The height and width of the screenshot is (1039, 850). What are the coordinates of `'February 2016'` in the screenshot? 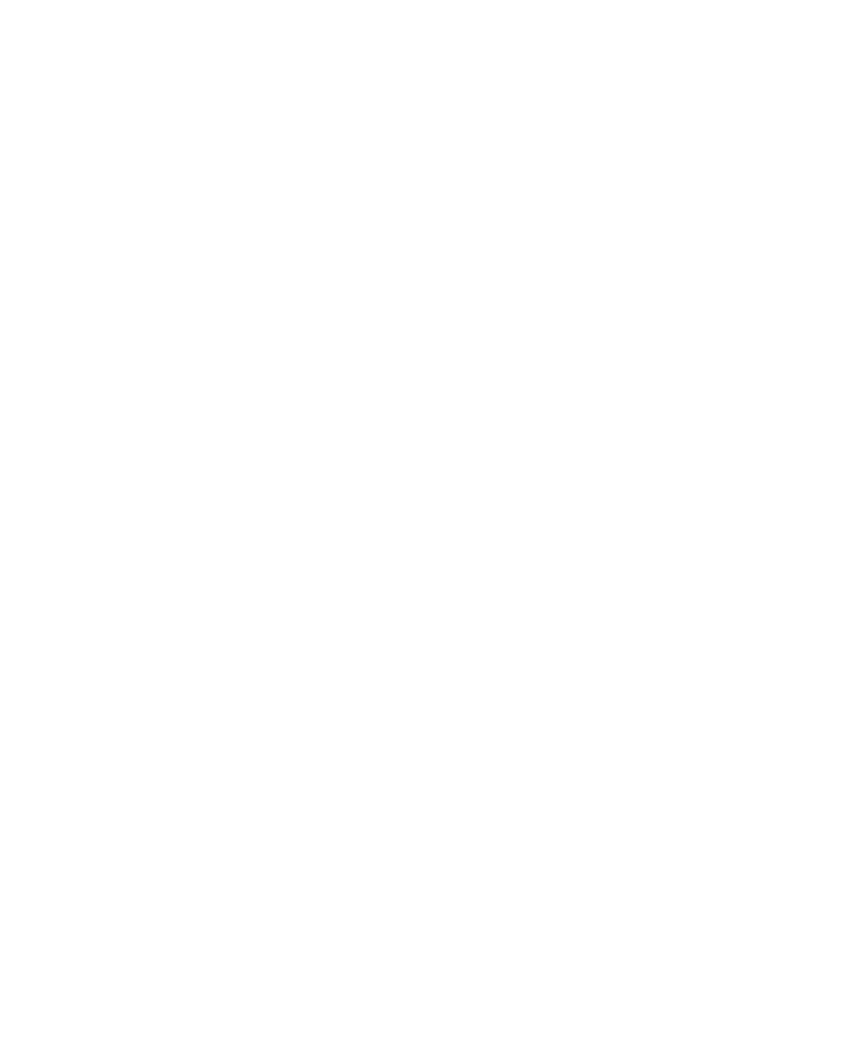 It's located at (140, 513).